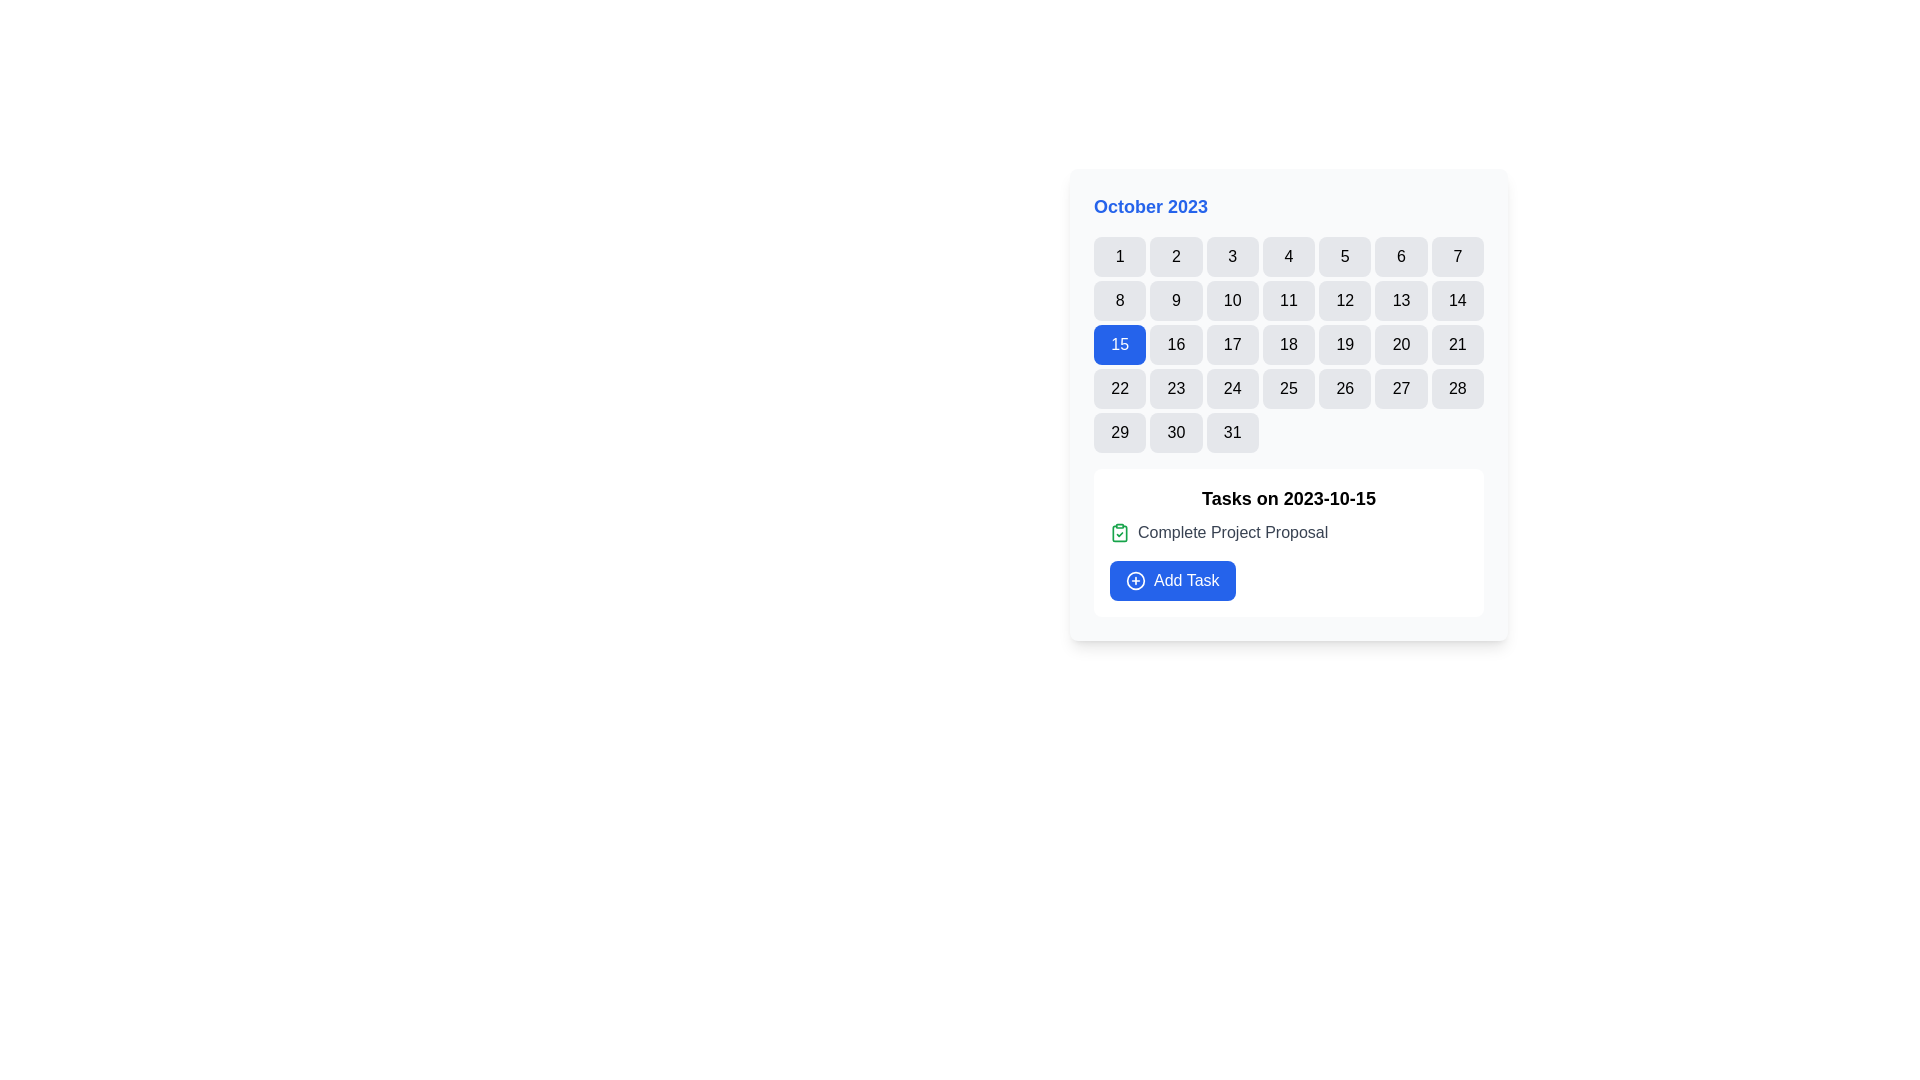 Image resolution: width=1920 pixels, height=1080 pixels. What do you see at coordinates (1400, 300) in the screenshot?
I see `the button displaying the number '13' in the second row, sixth column of the October 2023 calendar grid` at bounding box center [1400, 300].